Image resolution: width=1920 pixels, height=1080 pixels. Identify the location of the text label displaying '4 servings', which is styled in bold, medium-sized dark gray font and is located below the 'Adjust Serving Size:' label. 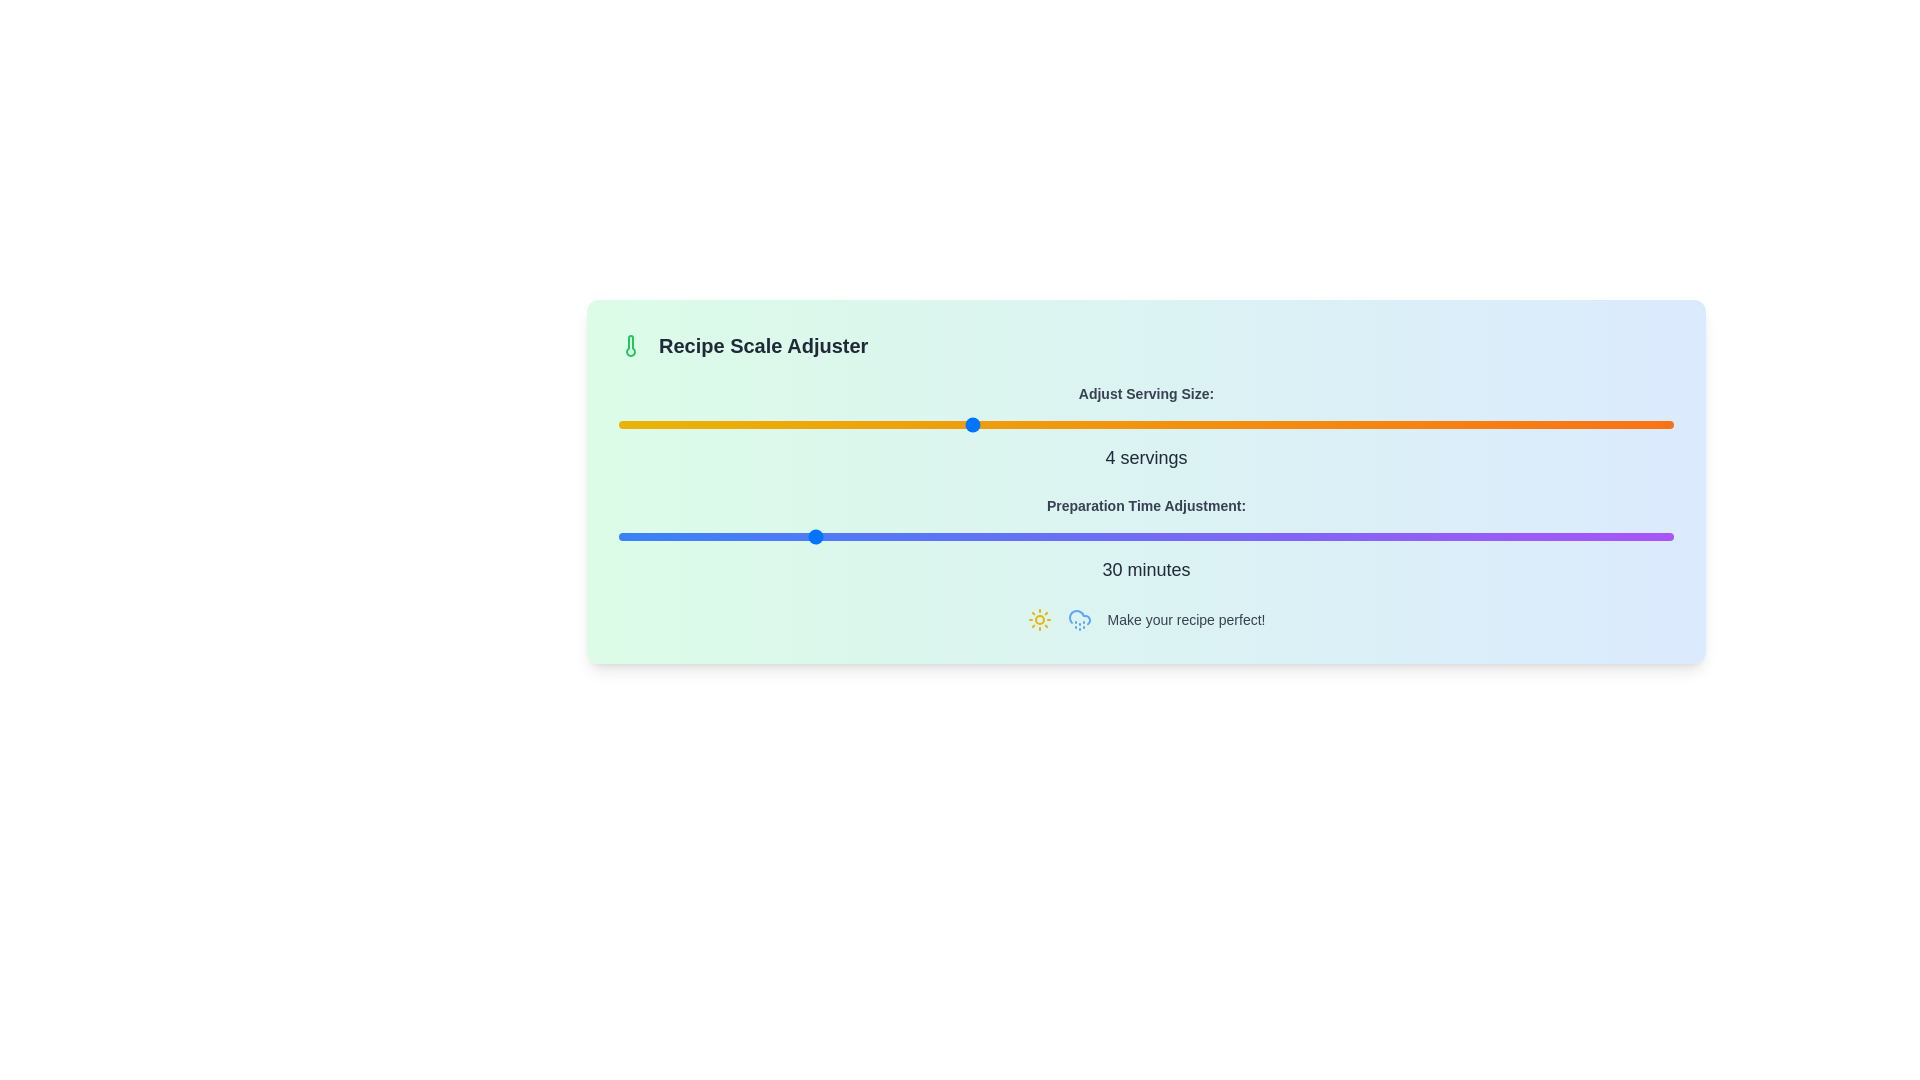
(1146, 458).